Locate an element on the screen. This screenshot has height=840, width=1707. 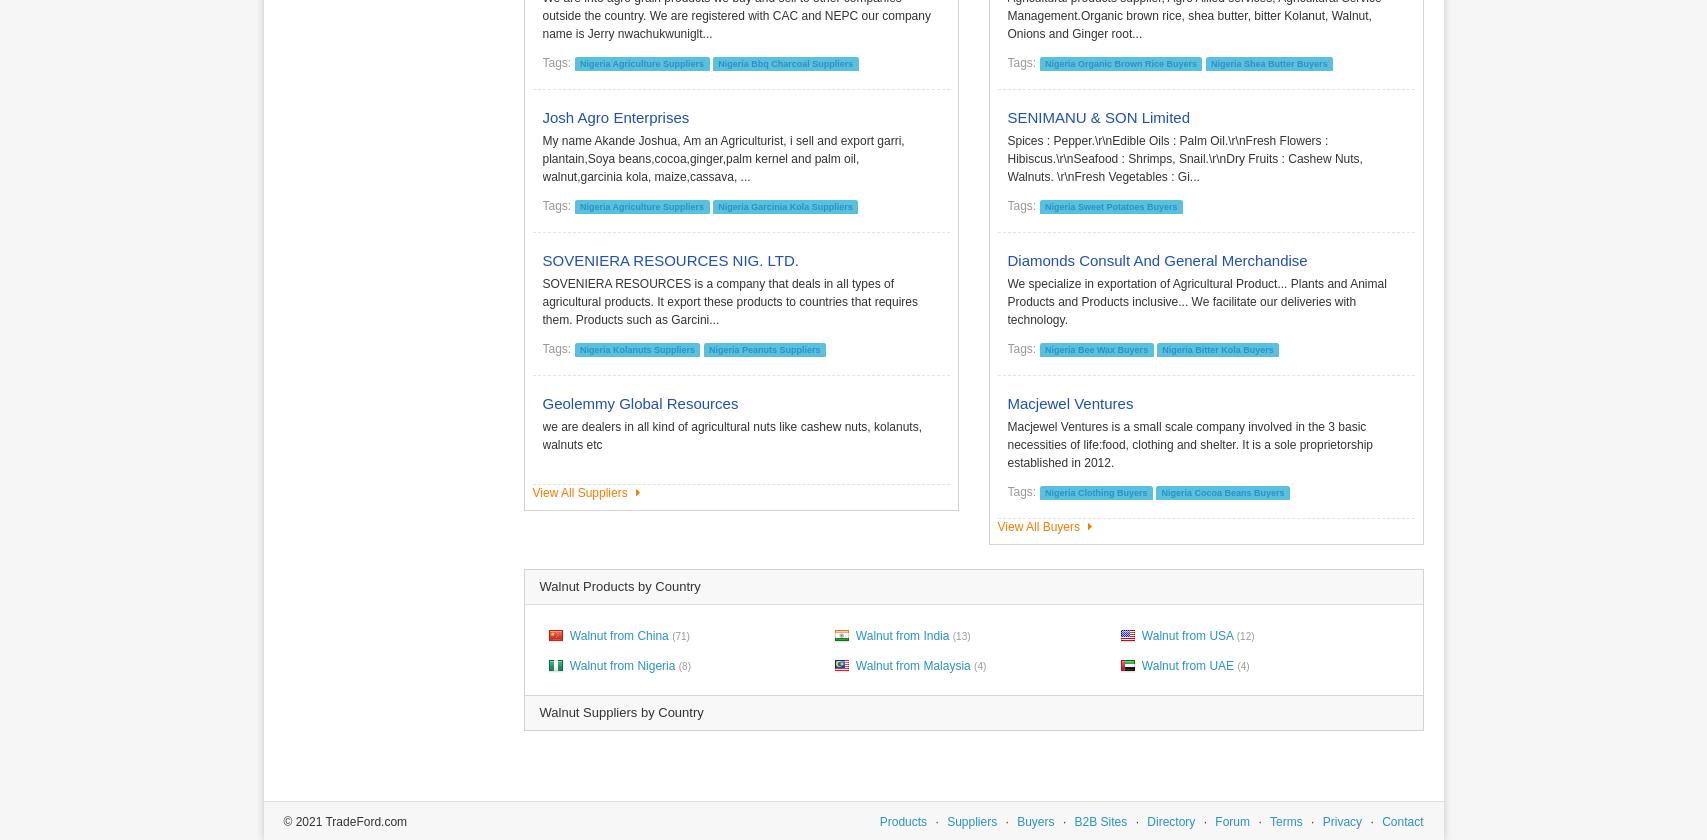
'Walnut from UAE' is located at coordinates (1139, 665).